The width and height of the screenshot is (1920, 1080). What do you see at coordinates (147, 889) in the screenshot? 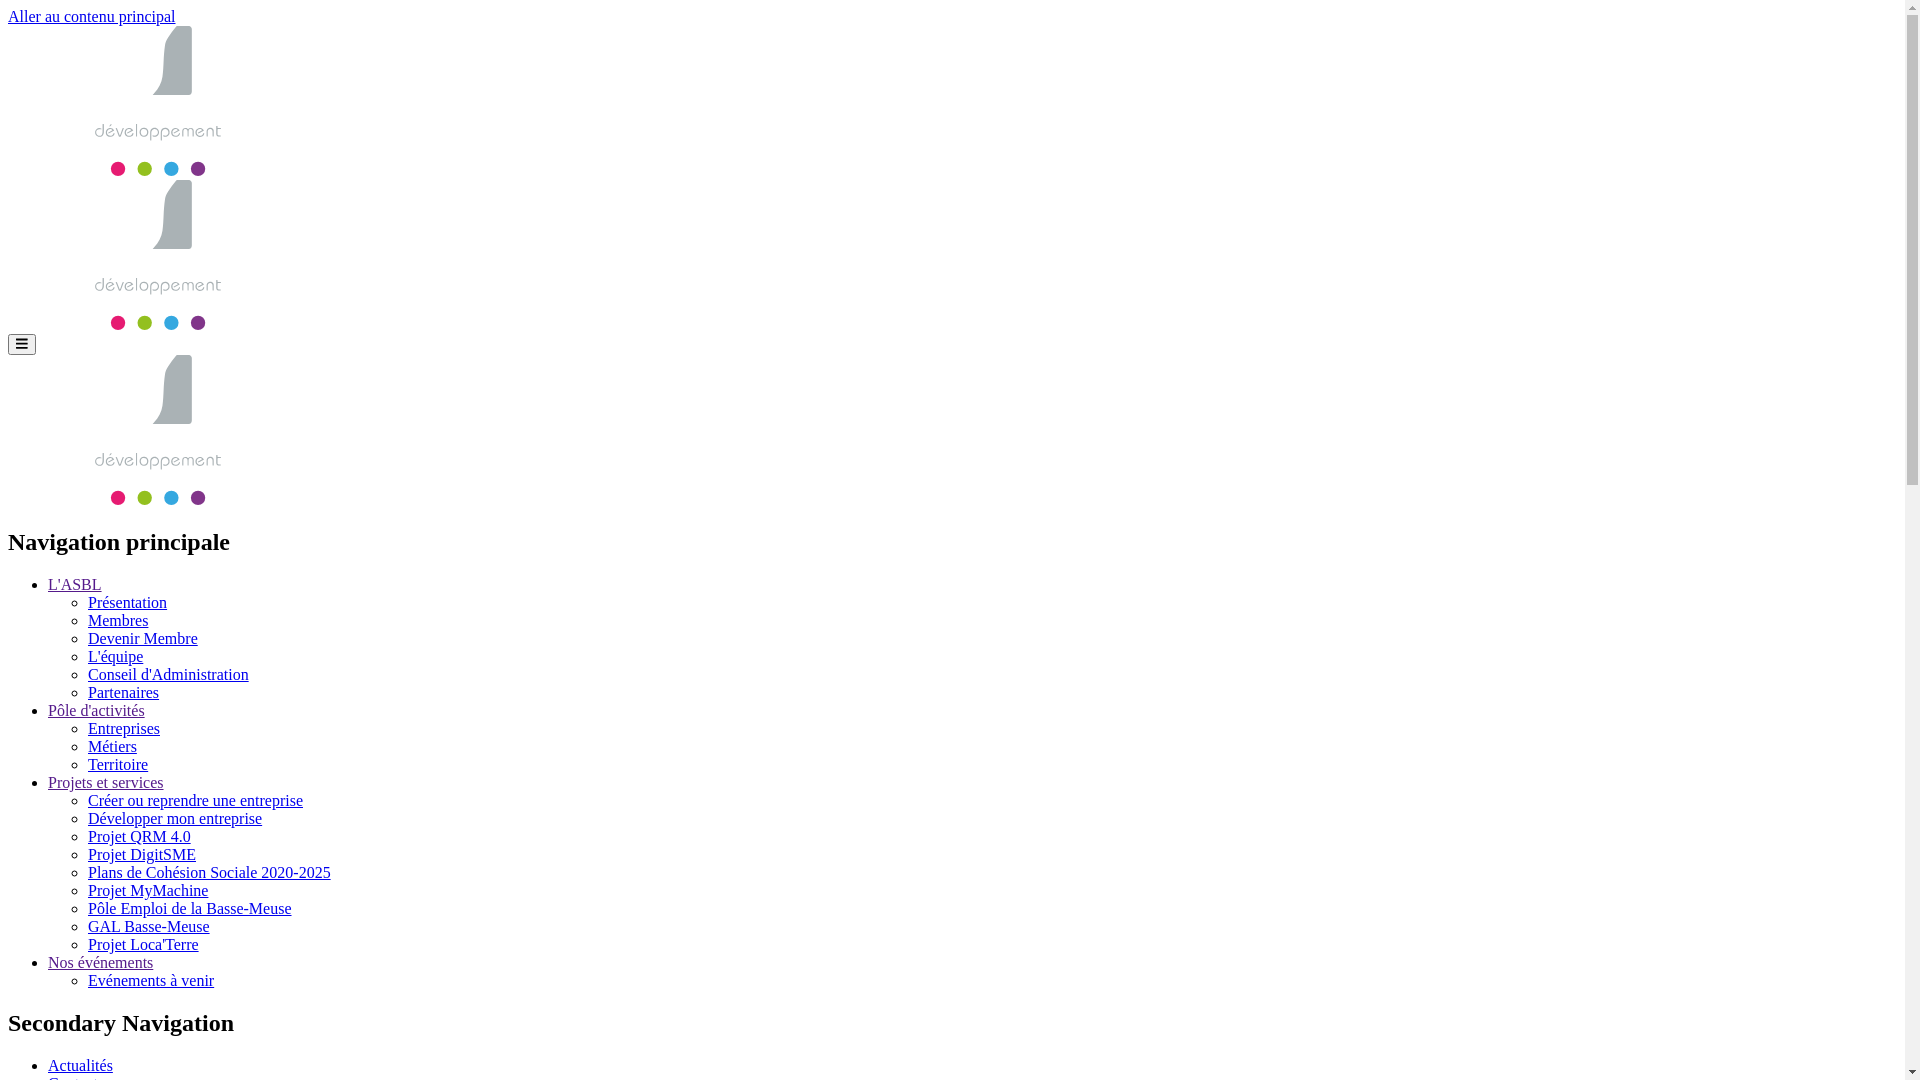
I see `'Projet MyMachine'` at bounding box center [147, 889].